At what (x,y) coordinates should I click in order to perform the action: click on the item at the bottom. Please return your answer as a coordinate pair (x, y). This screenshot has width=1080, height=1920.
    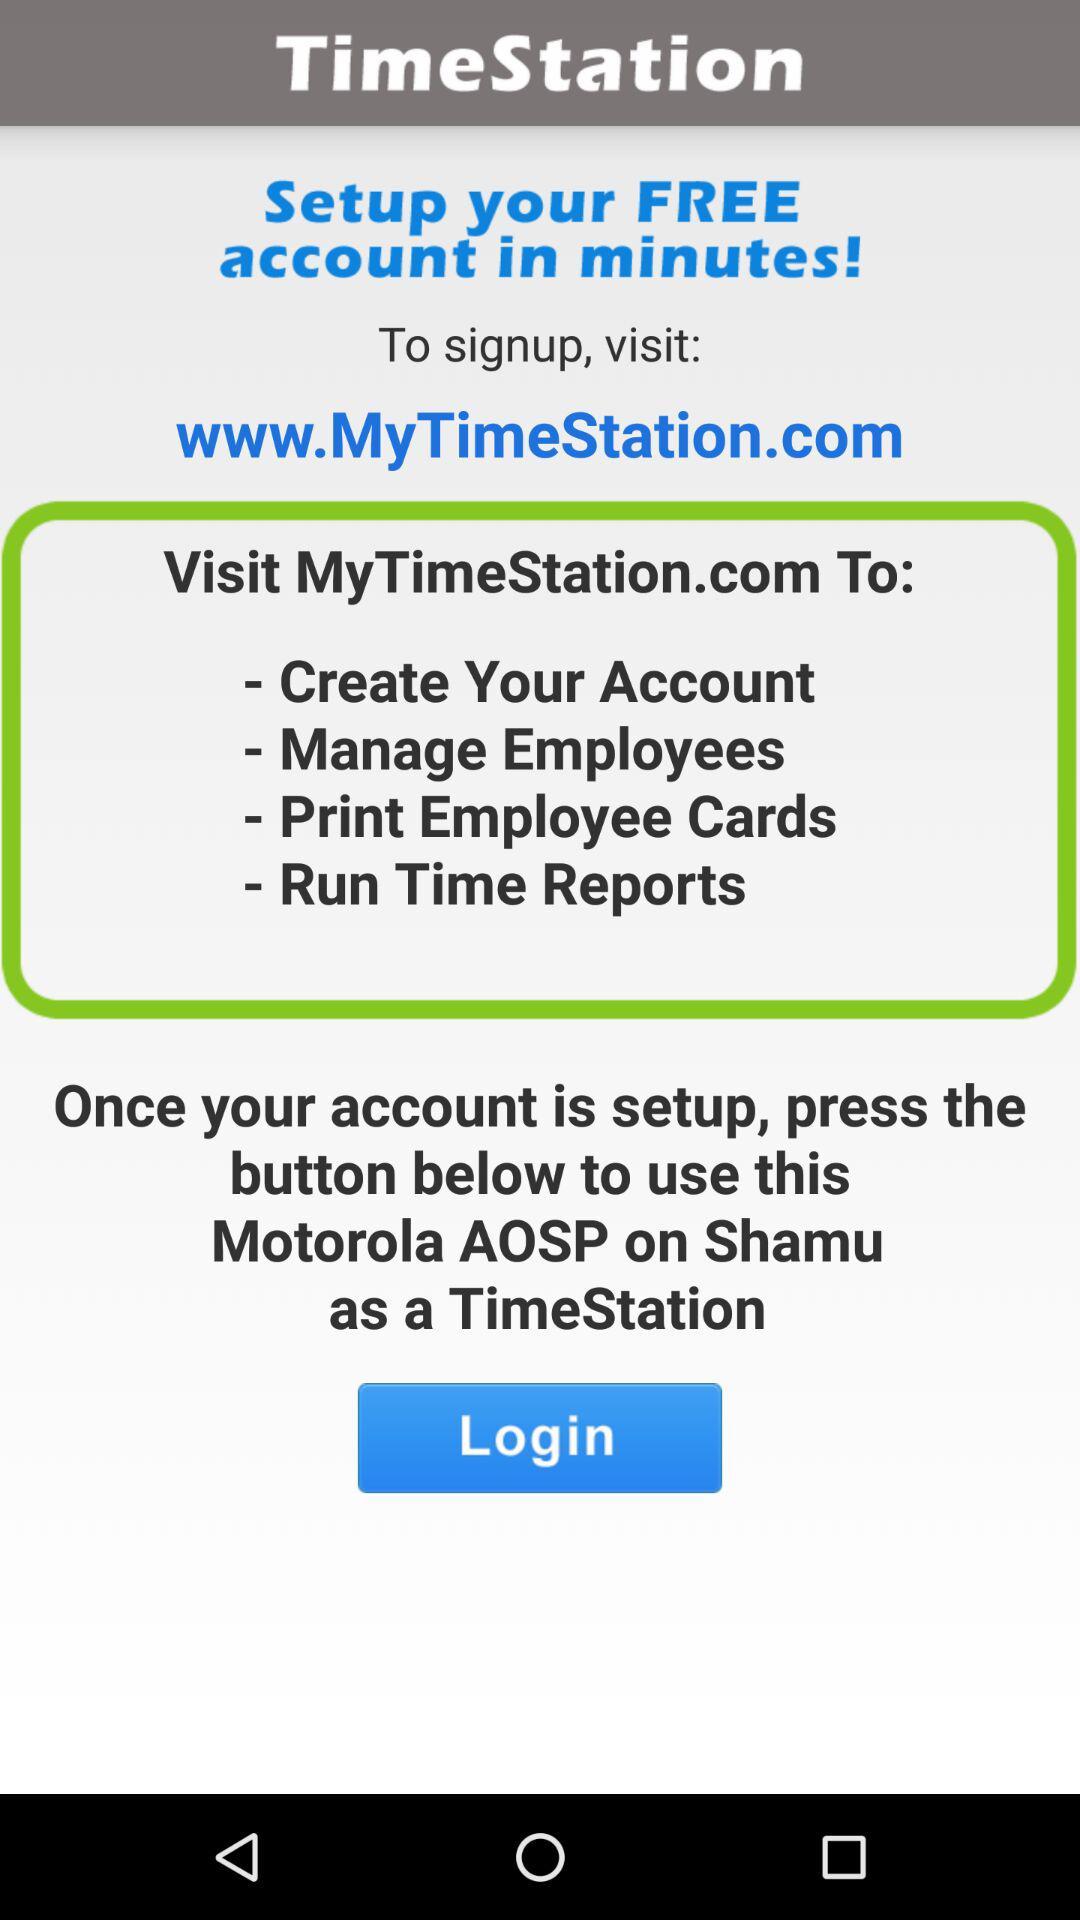
    Looking at the image, I should click on (540, 1437).